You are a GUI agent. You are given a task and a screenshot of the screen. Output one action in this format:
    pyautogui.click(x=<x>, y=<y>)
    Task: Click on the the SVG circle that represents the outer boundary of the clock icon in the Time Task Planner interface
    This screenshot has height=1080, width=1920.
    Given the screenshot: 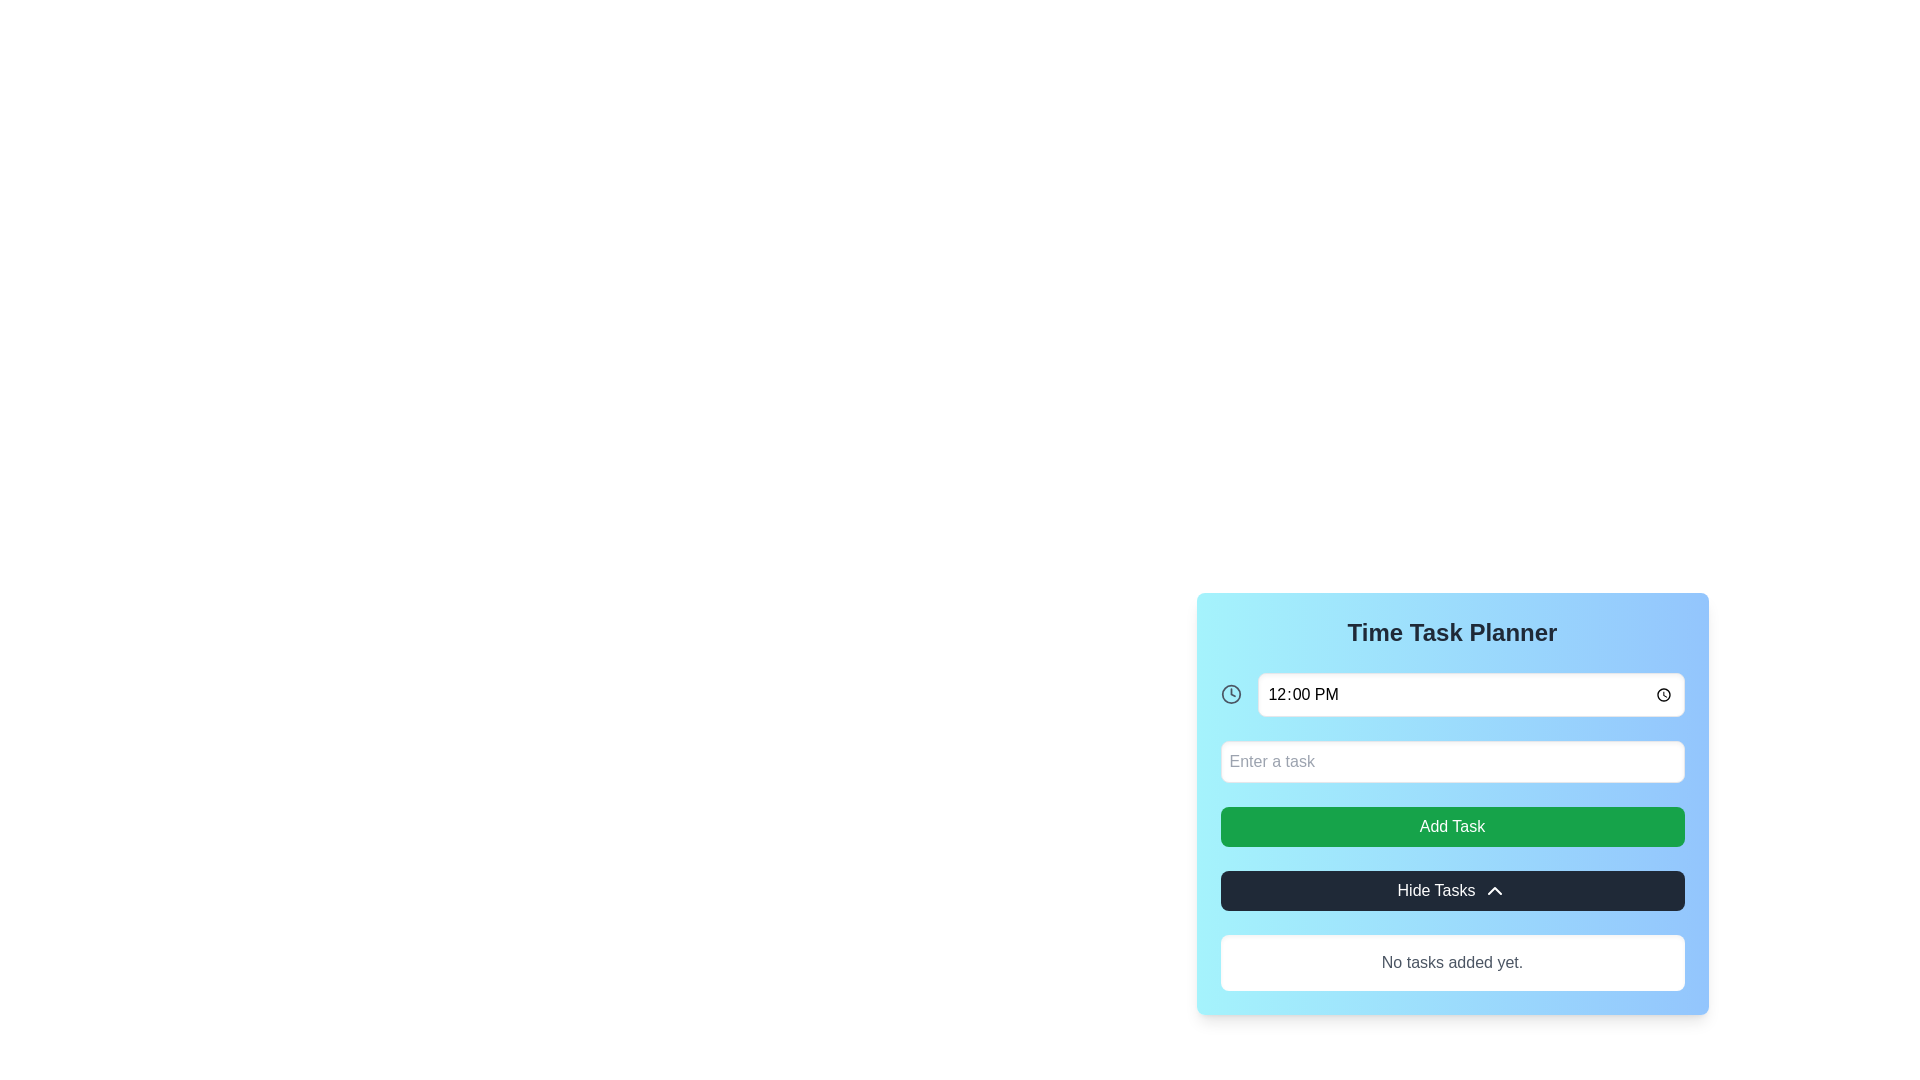 What is the action you would take?
    pyautogui.click(x=1230, y=693)
    